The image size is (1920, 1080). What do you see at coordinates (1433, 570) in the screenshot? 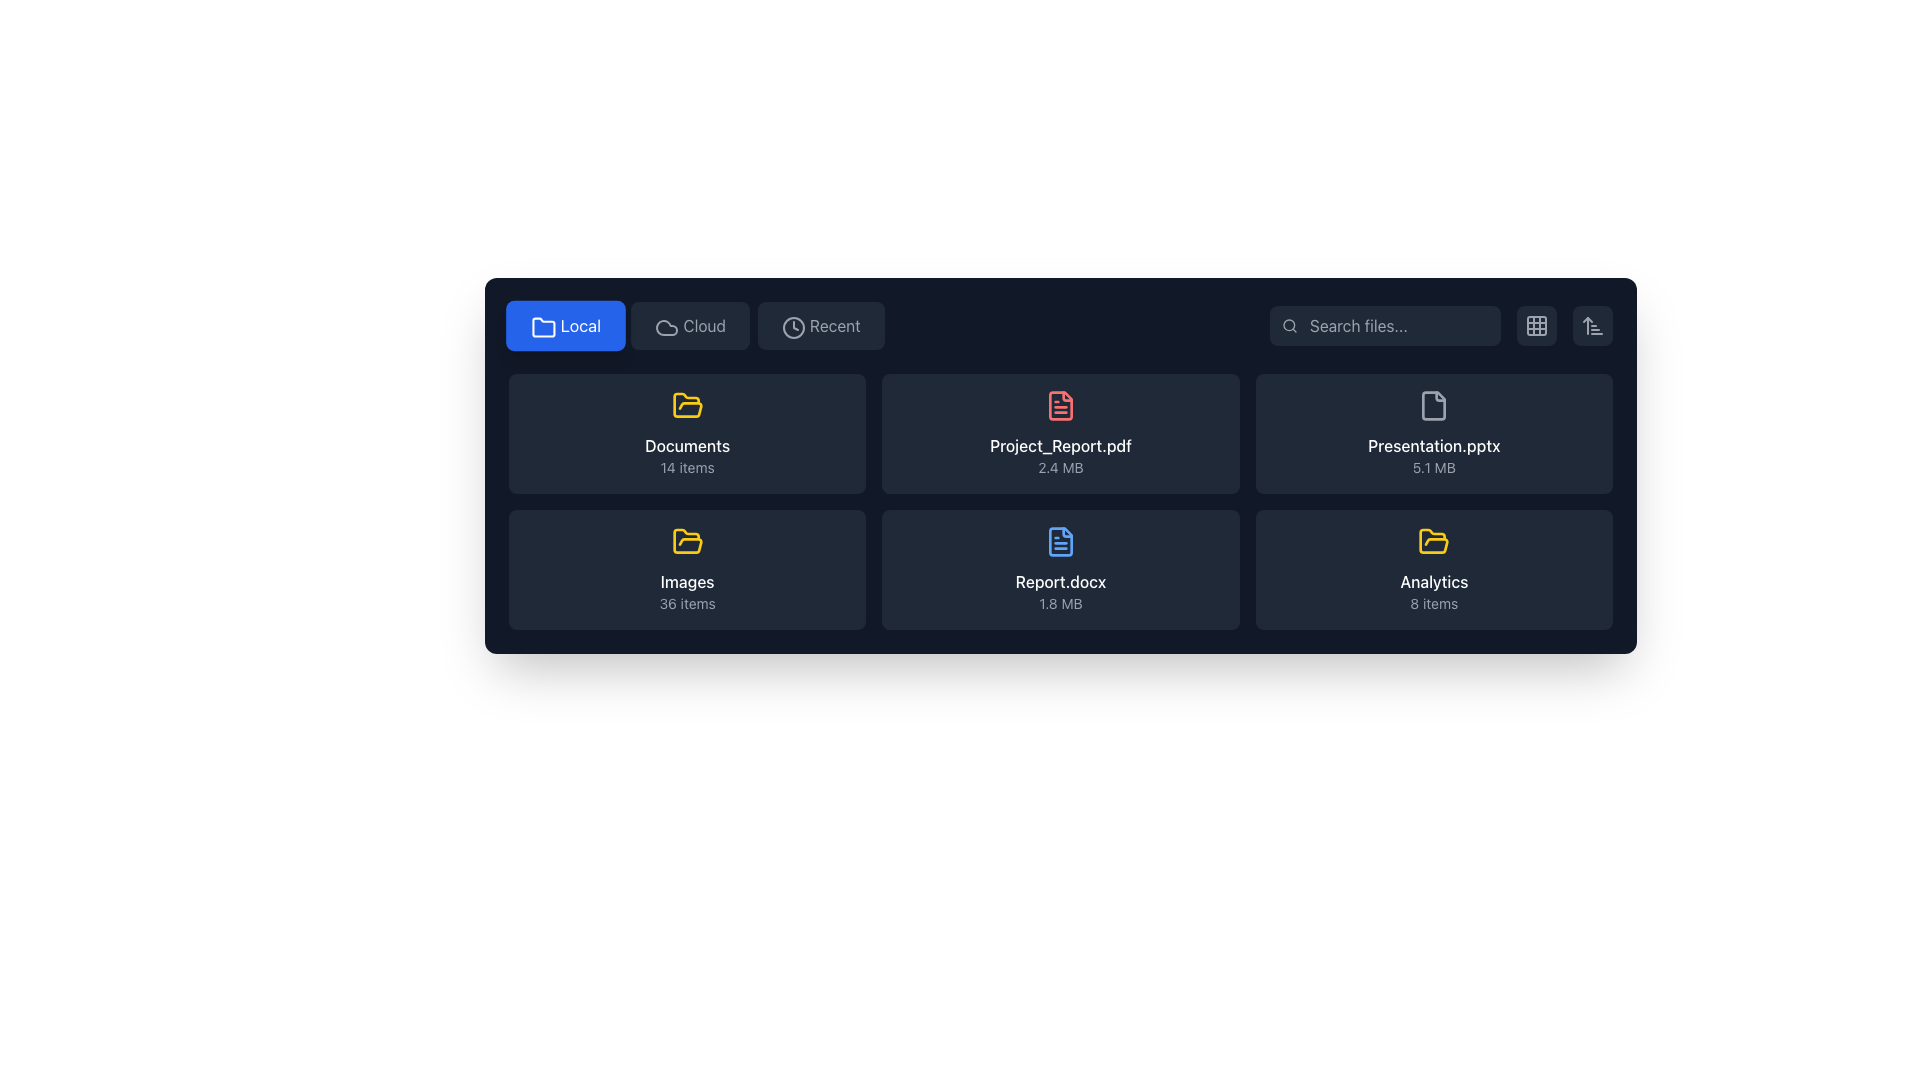
I see `the 'Analytics' card element, which has a dark background, rounded edges, and a yellow folder icon at the top` at bounding box center [1433, 570].